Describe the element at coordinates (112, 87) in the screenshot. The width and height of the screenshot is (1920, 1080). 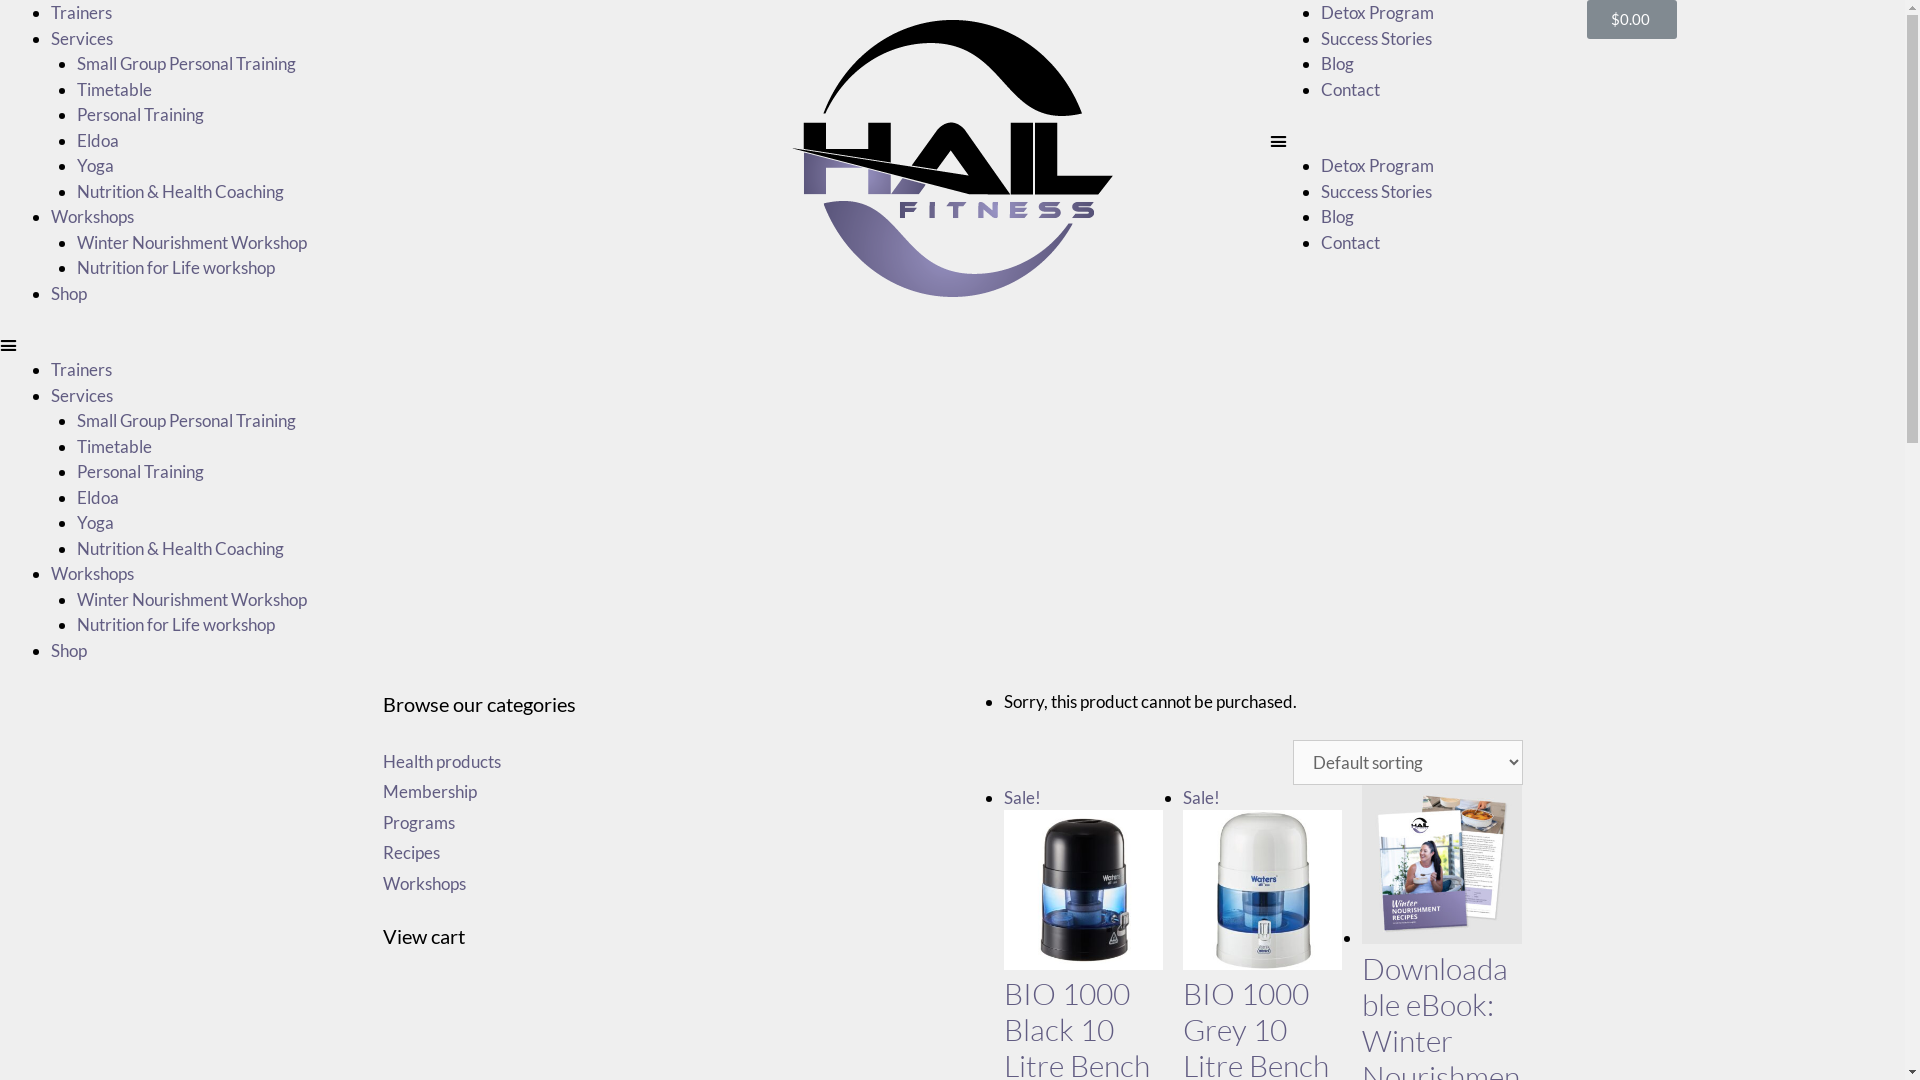
I see `'Timetable'` at that location.